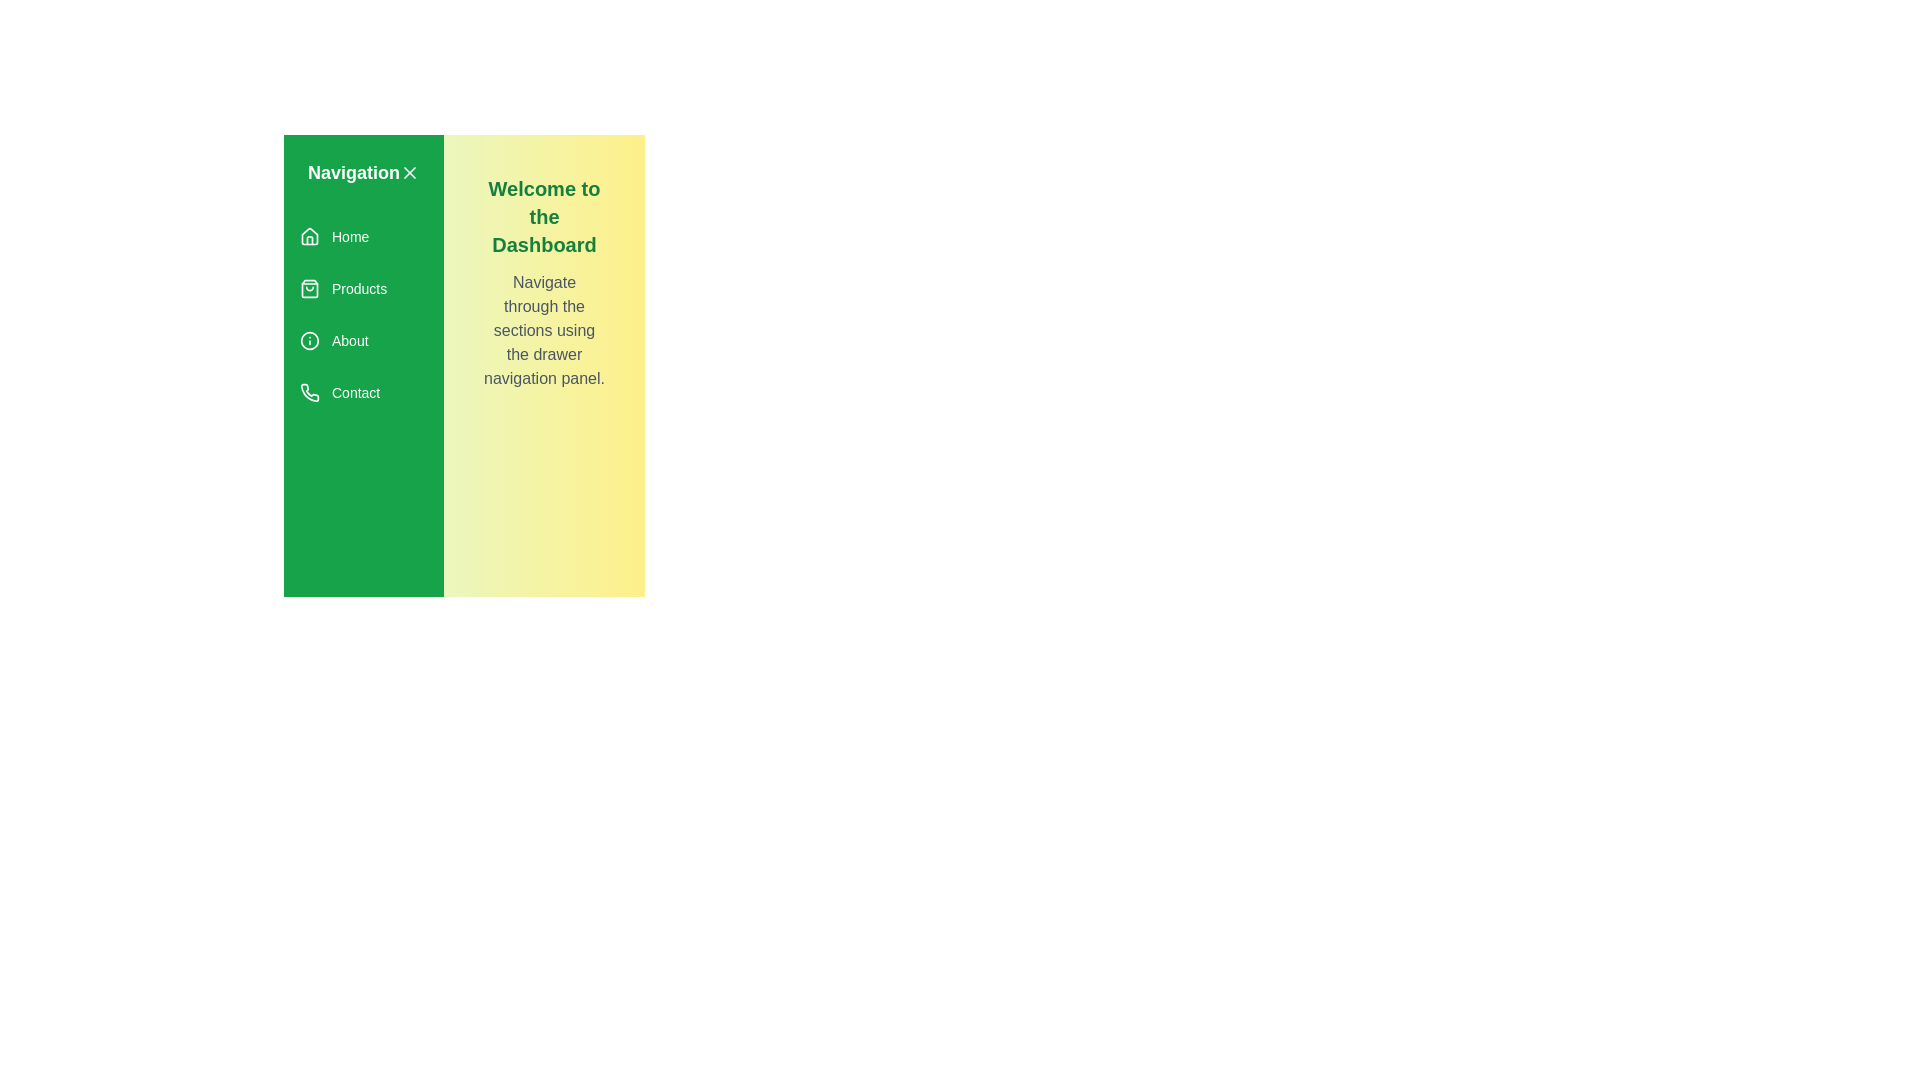  Describe the element at coordinates (364, 235) in the screenshot. I see `the menu item Home to navigate to the corresponding section` at that location.